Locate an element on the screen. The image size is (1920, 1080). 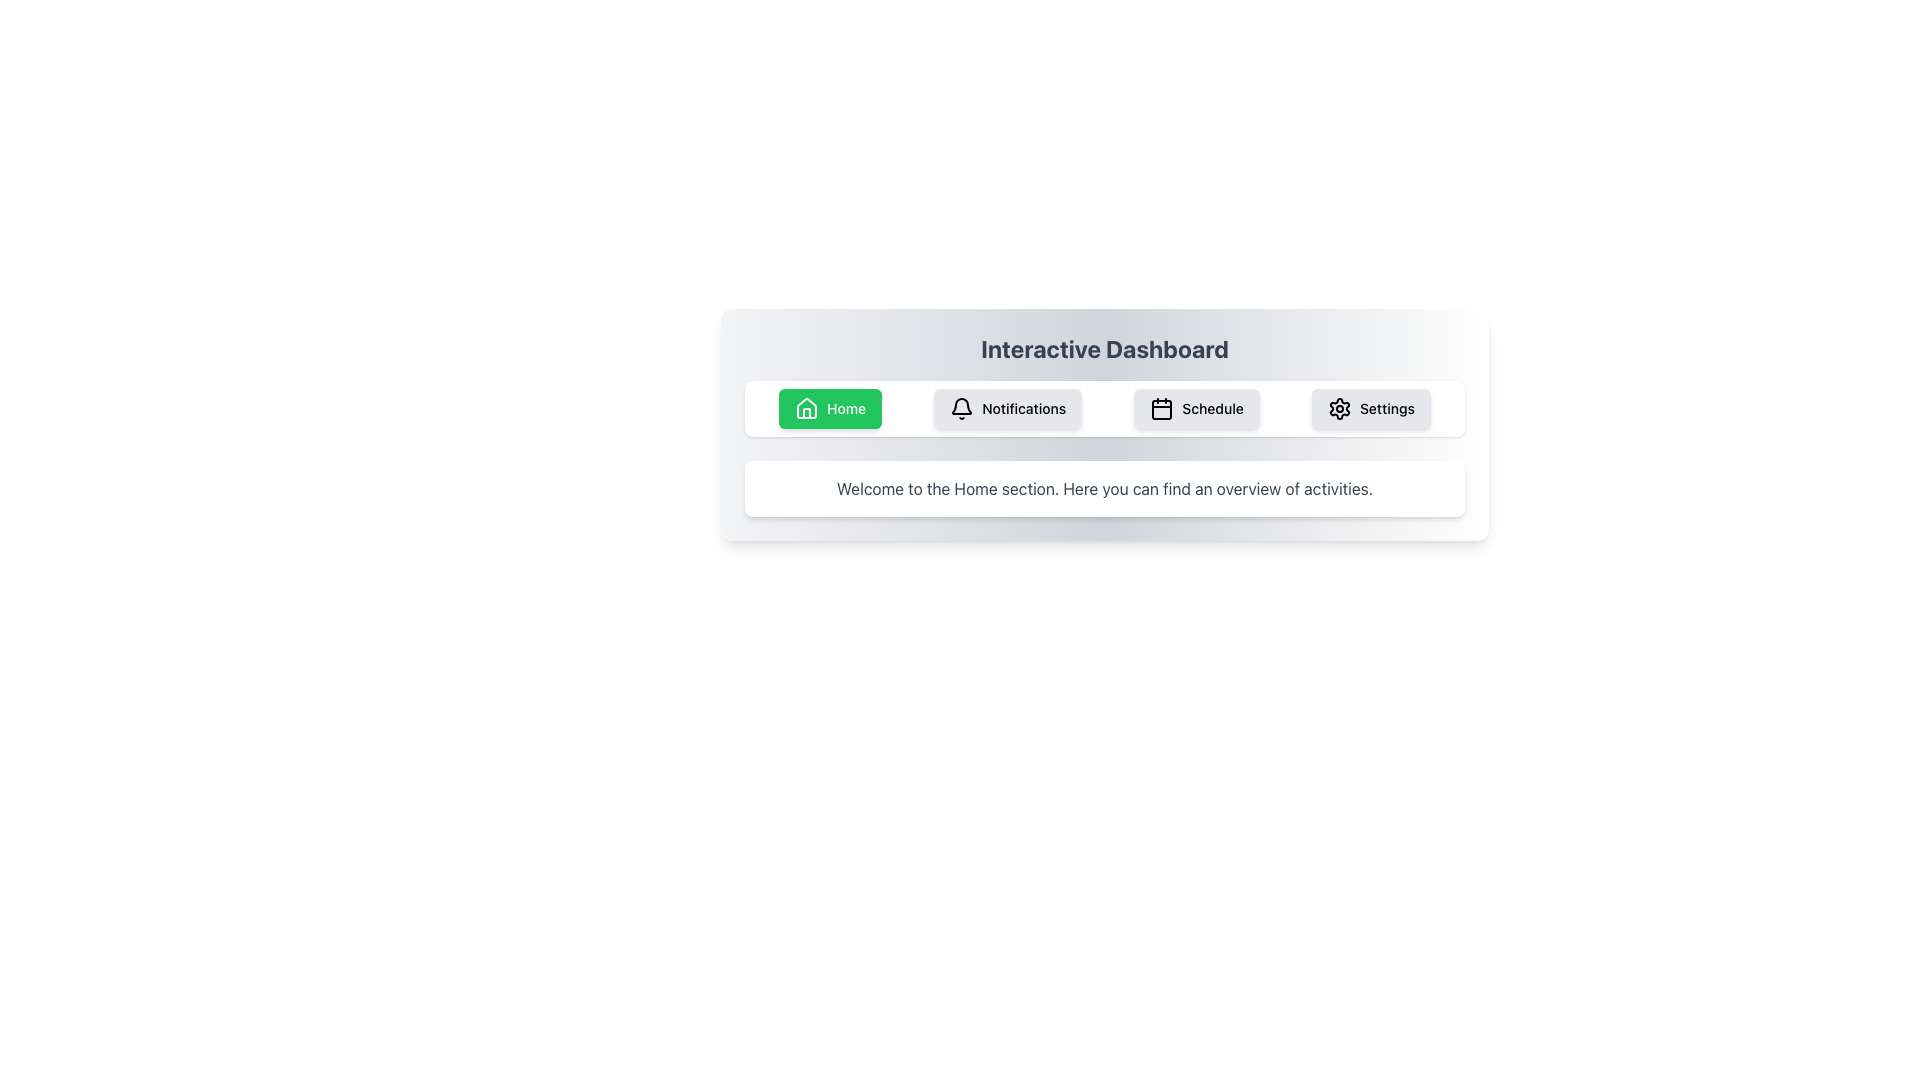
the 'Settings' icon located in the navigation bar is located at coordinates (1339, 407).